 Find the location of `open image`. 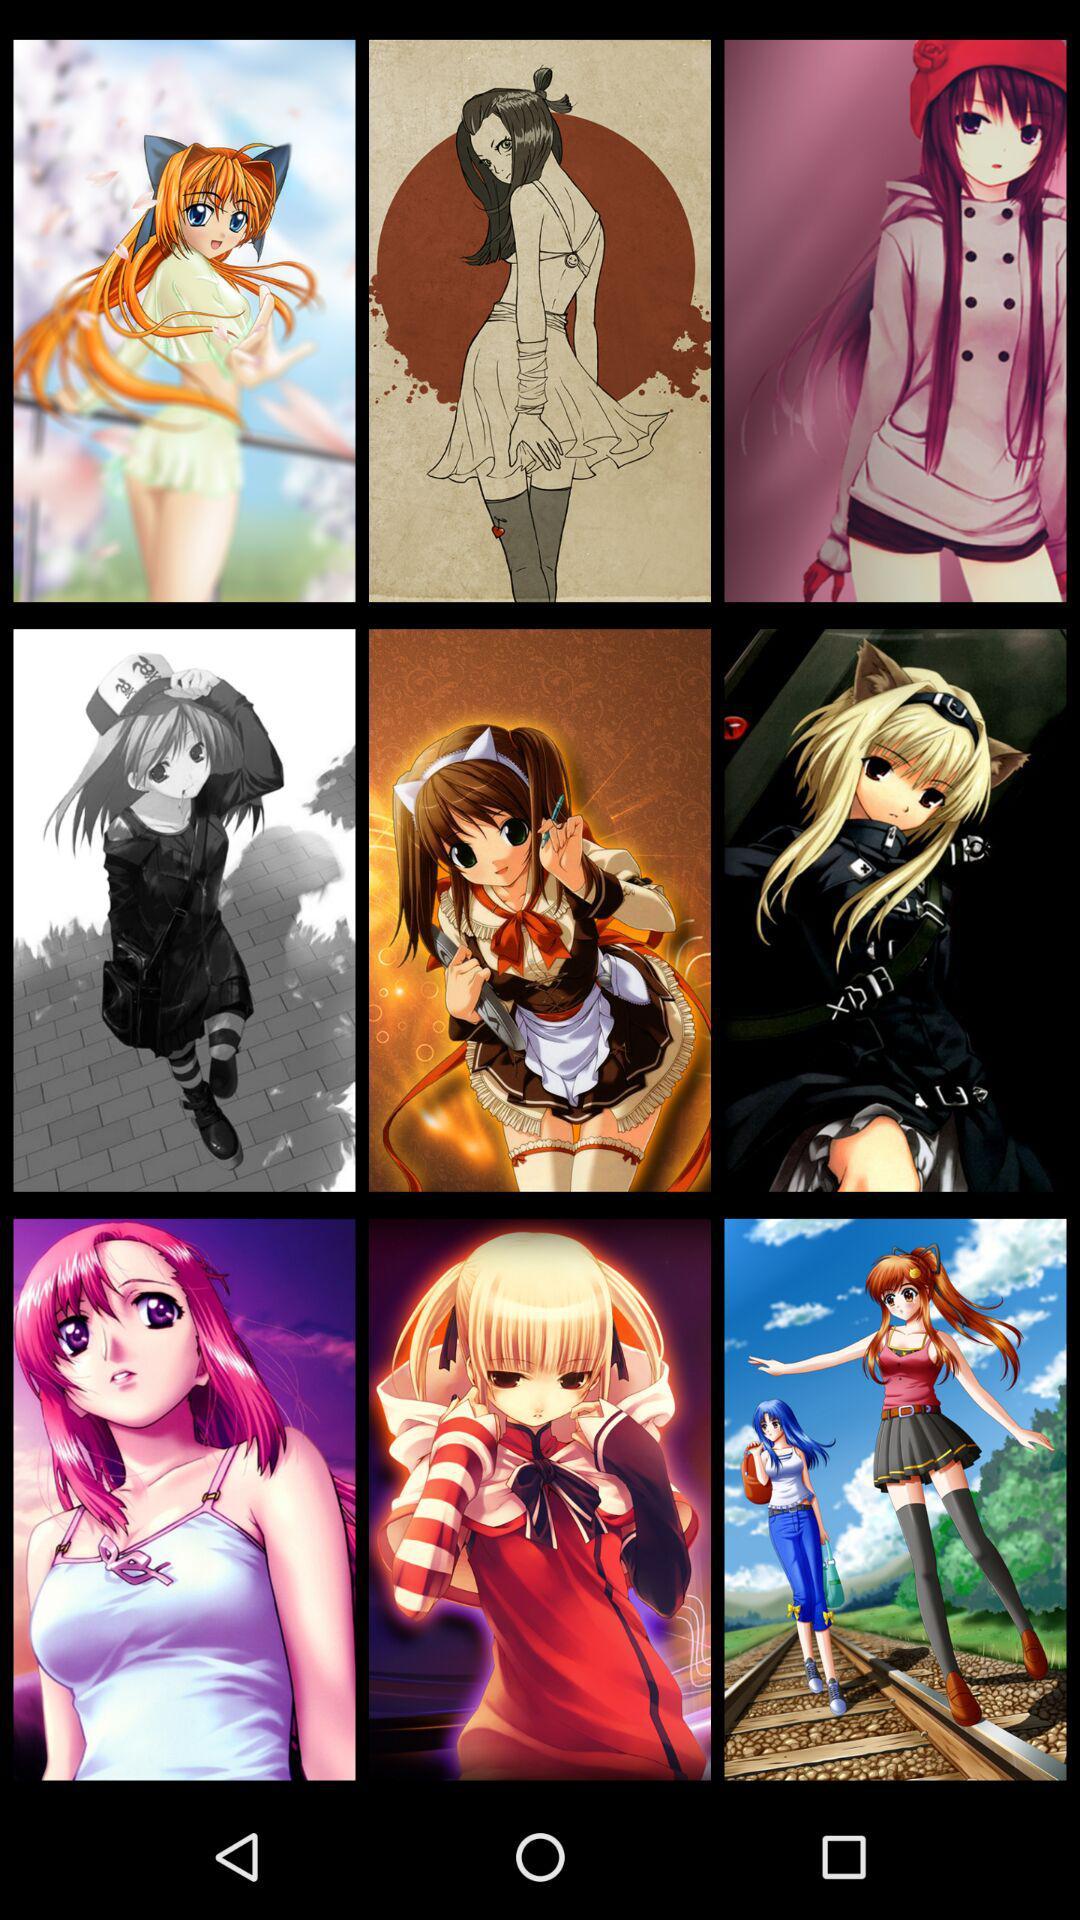

open image is located at coordinates (184, 321).